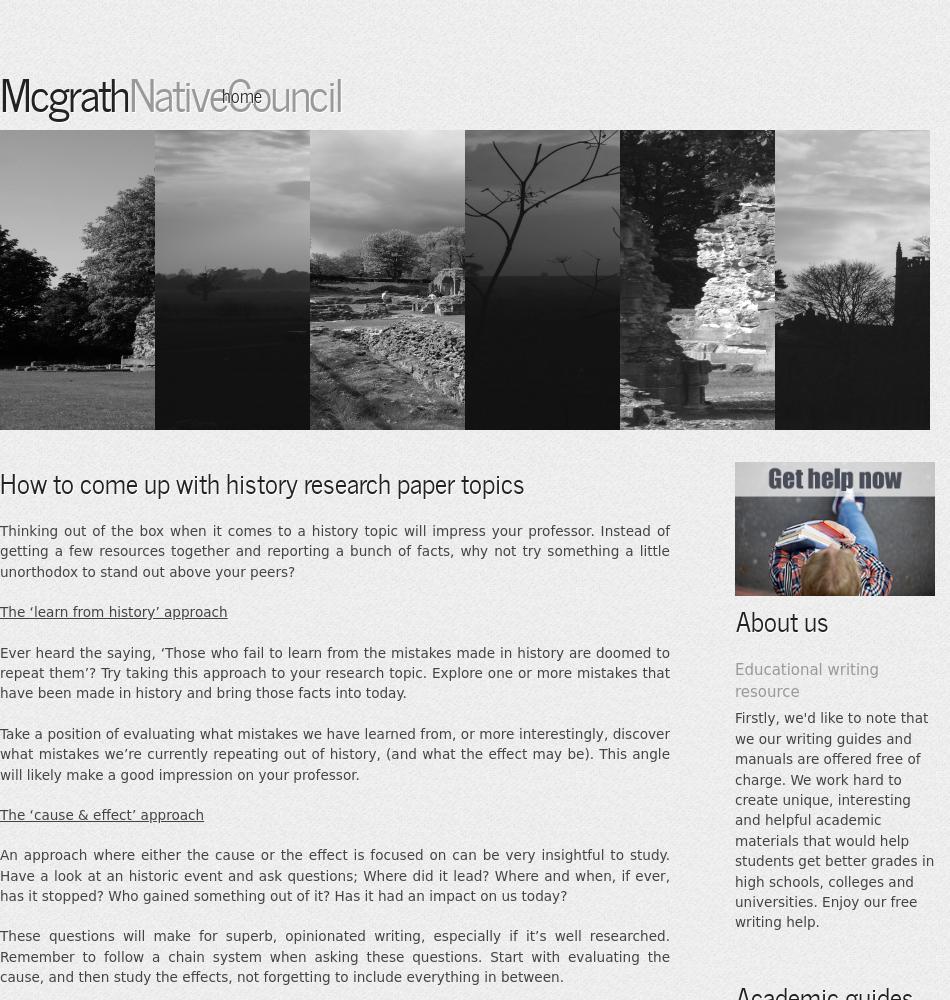  Describe the element at coordinates (222, 882) in the screenshot. I see `'Writing tutorials'` at that location.